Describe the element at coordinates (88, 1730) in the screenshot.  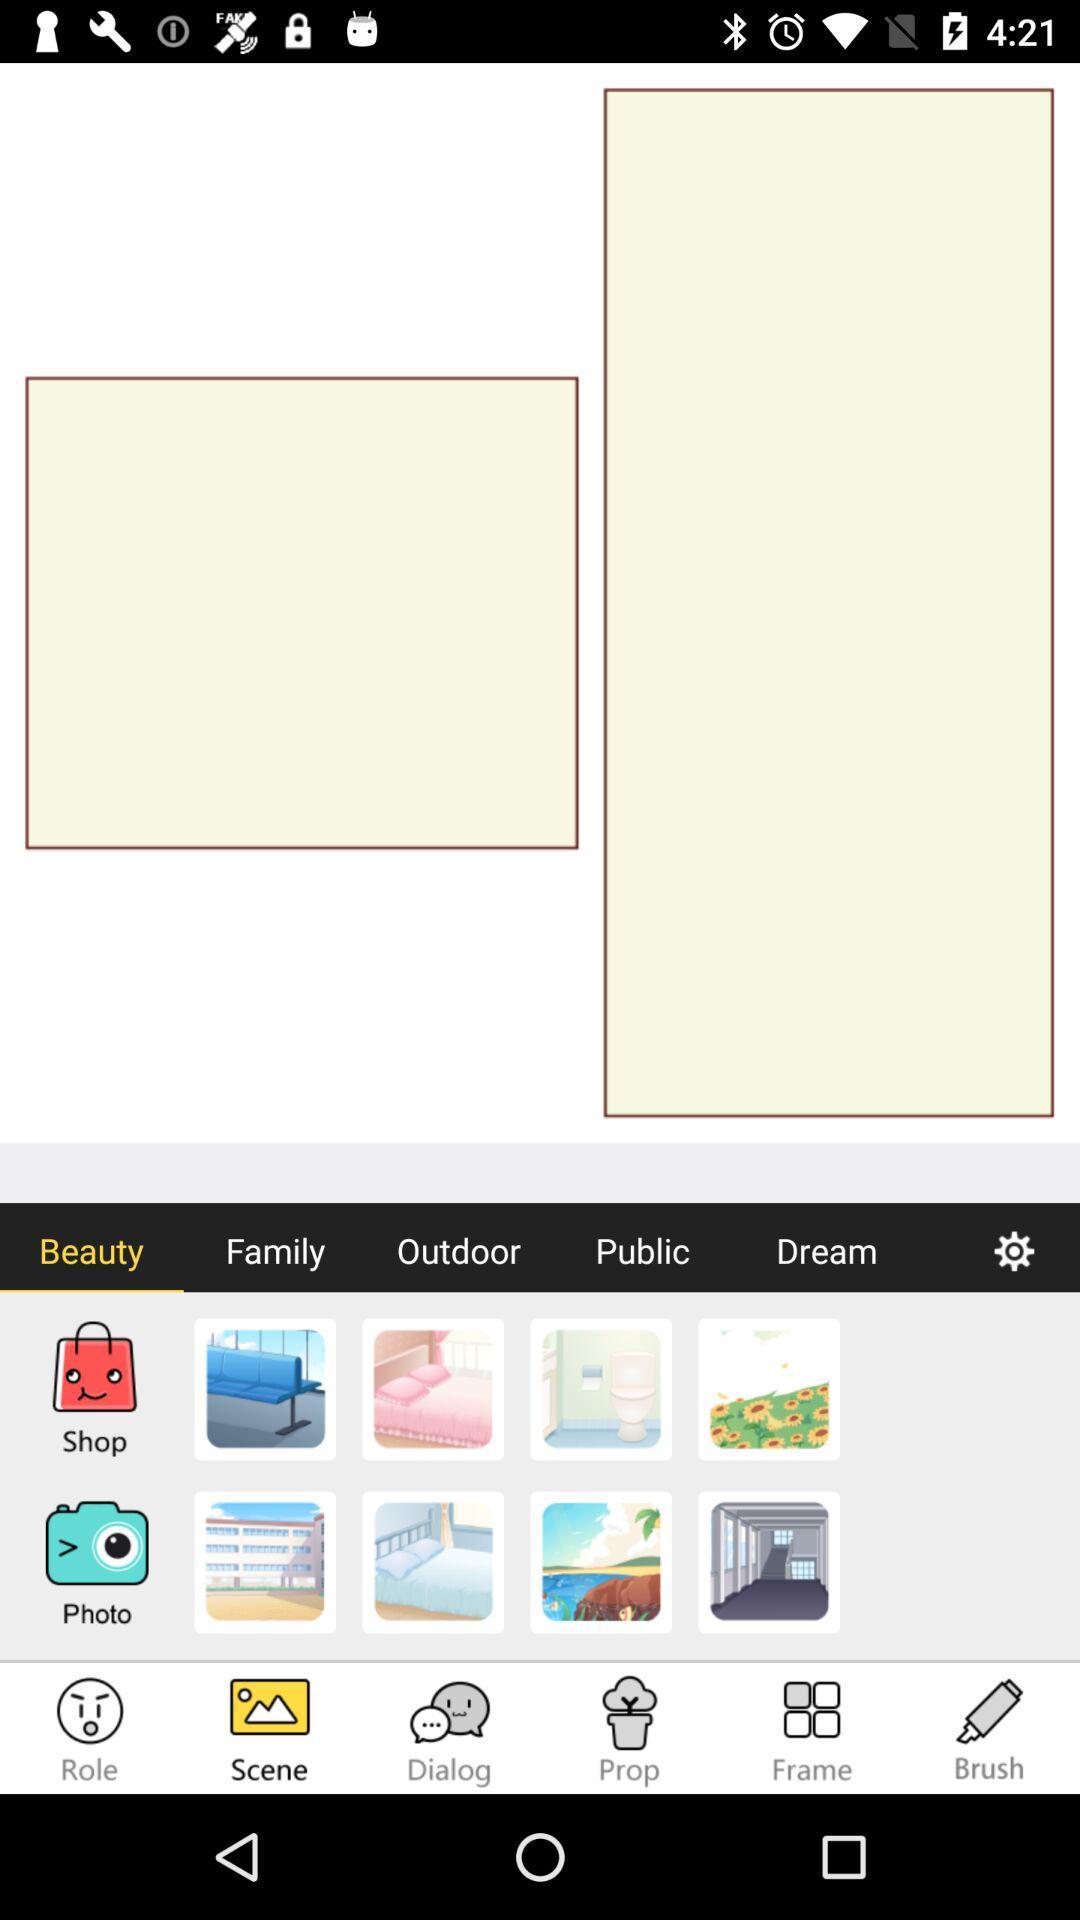
I see `the emoji icon` at that location.